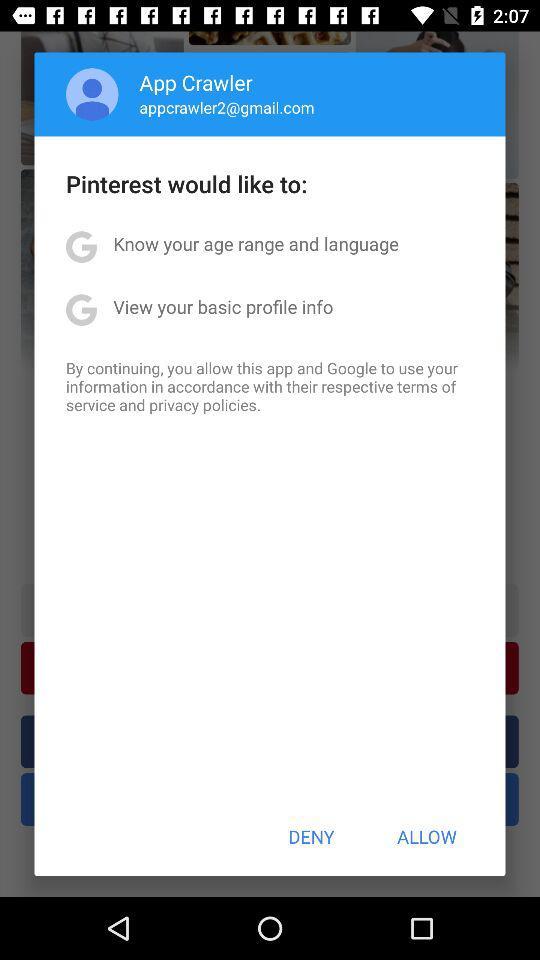 This screenshot has height=960, width=540. Describe the element at coordinates (311, 836) in the screenshot. I see `item to the left of the allow button` at that location.